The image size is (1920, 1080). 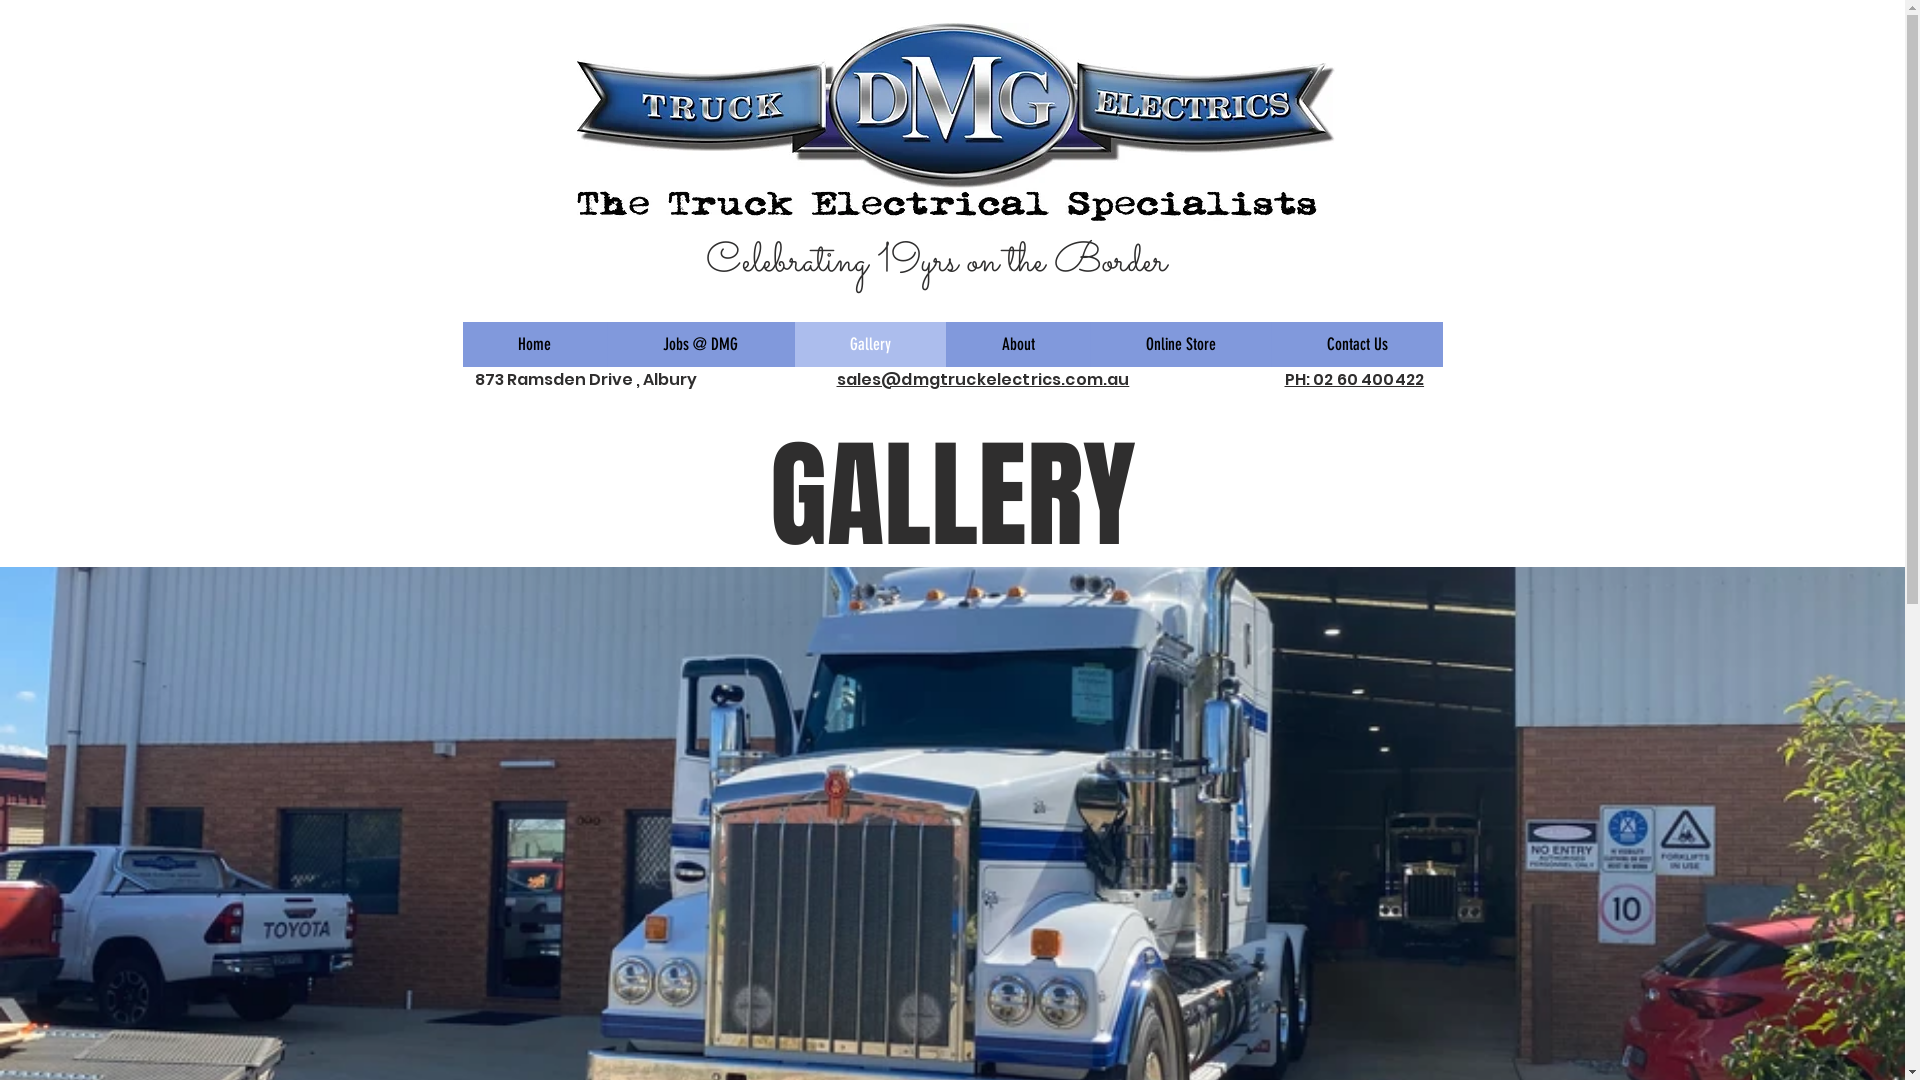 What do you see at coordinates (533, 343) in the screenshot?
I see `'Home'` at bounding box center [533, 343].